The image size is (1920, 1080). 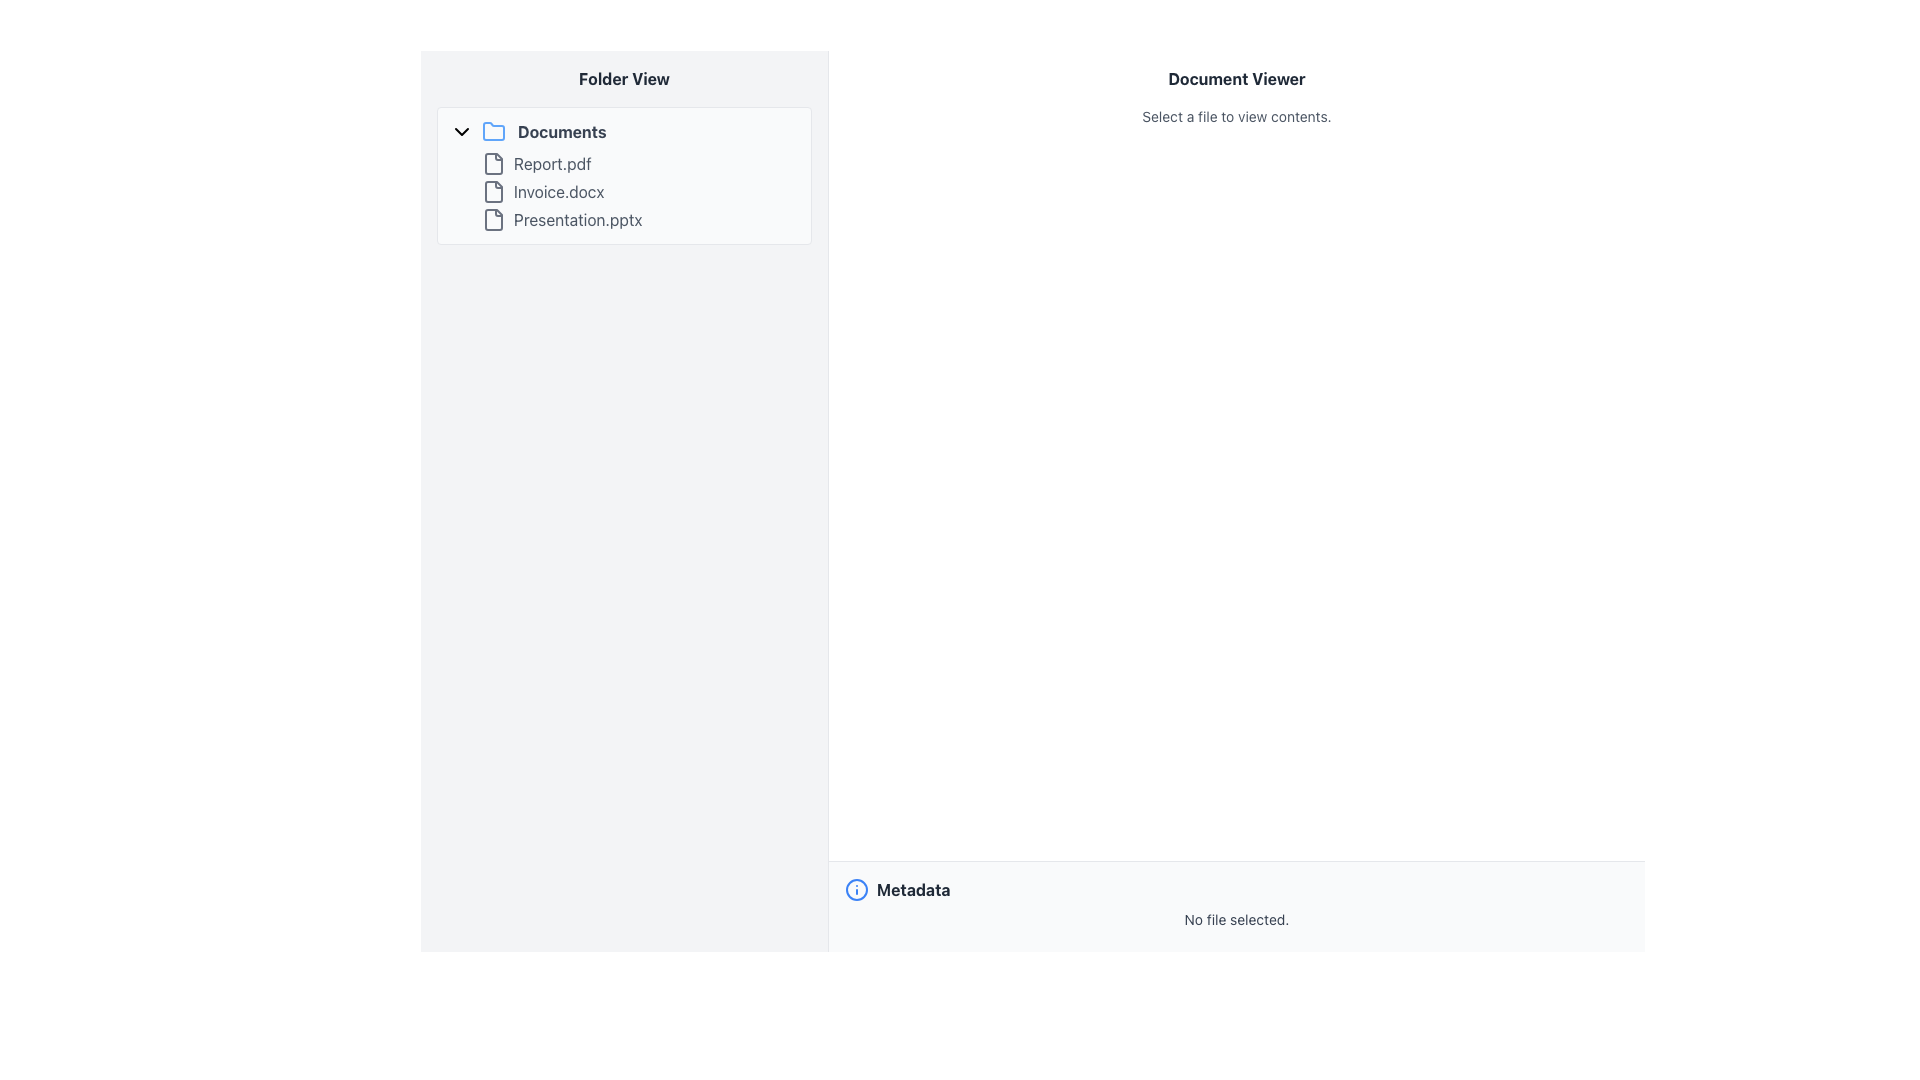 What do you see at coordinates (857, 889) in the screenshot?
I see `the information icon located at the beginning of the 'Metadata' section in the bottom right of the interface` at bounding box center [857, 889].